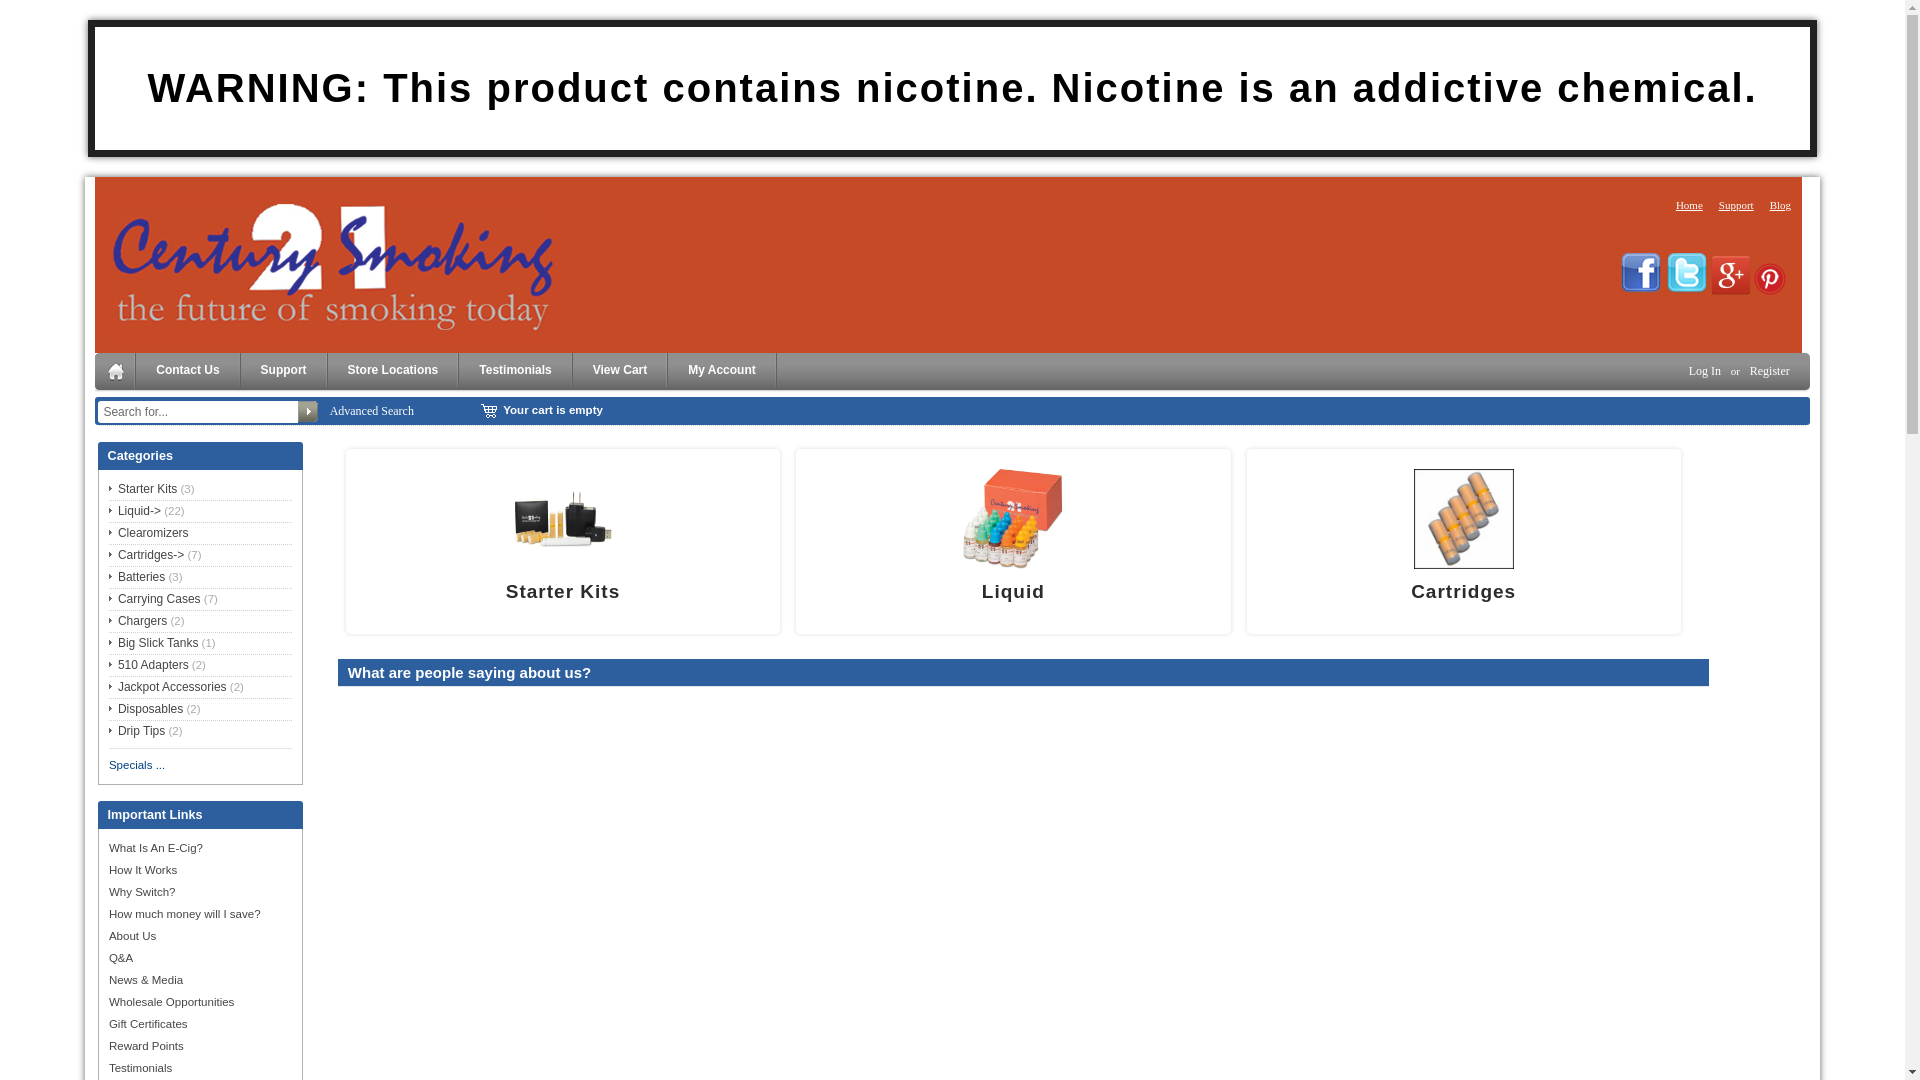 The height and width of the screenshot is (1080, 1920). Describe the element at coordinates (145, 555) in the screenshot. I see `'Cartridges->'` at that location.